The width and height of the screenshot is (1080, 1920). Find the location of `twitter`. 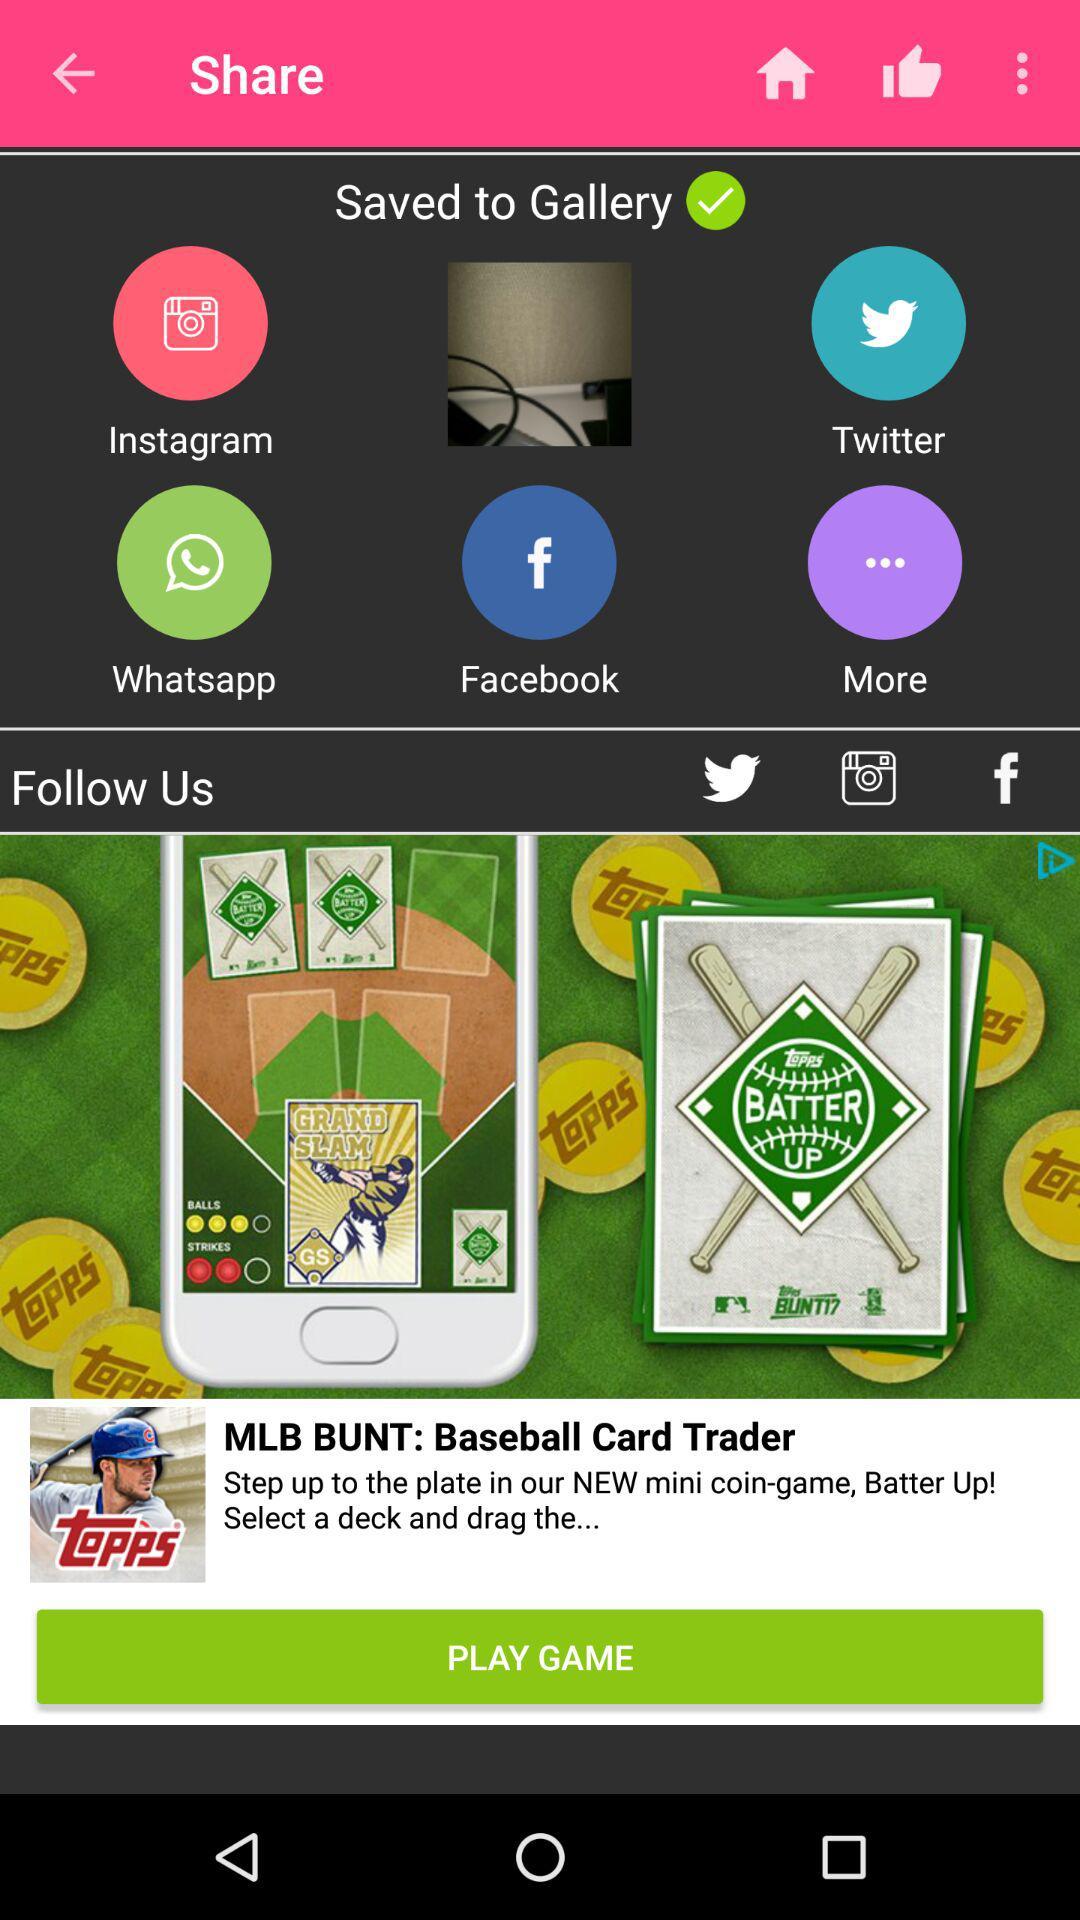

twitter is located at coordinates (731, 777).